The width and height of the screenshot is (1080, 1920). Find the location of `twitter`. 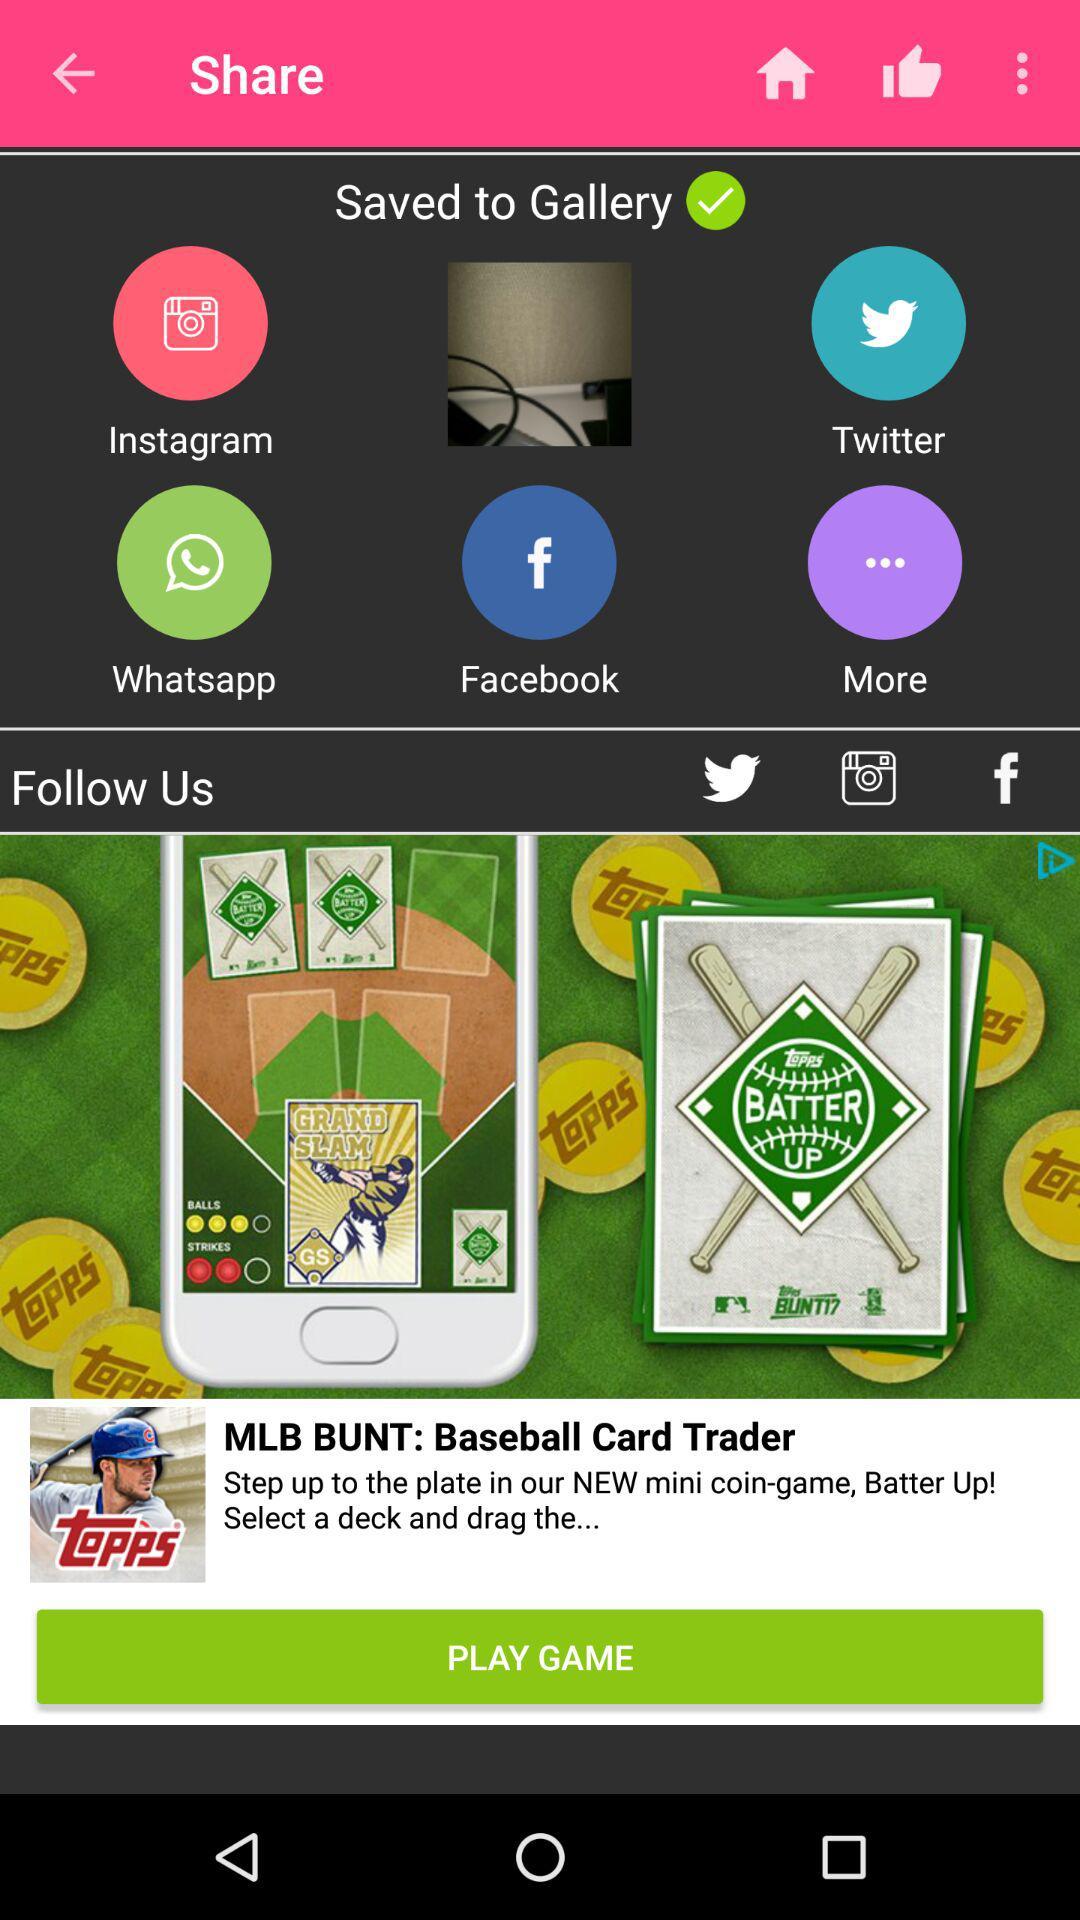

twitter is located at coordinates (731, 777).